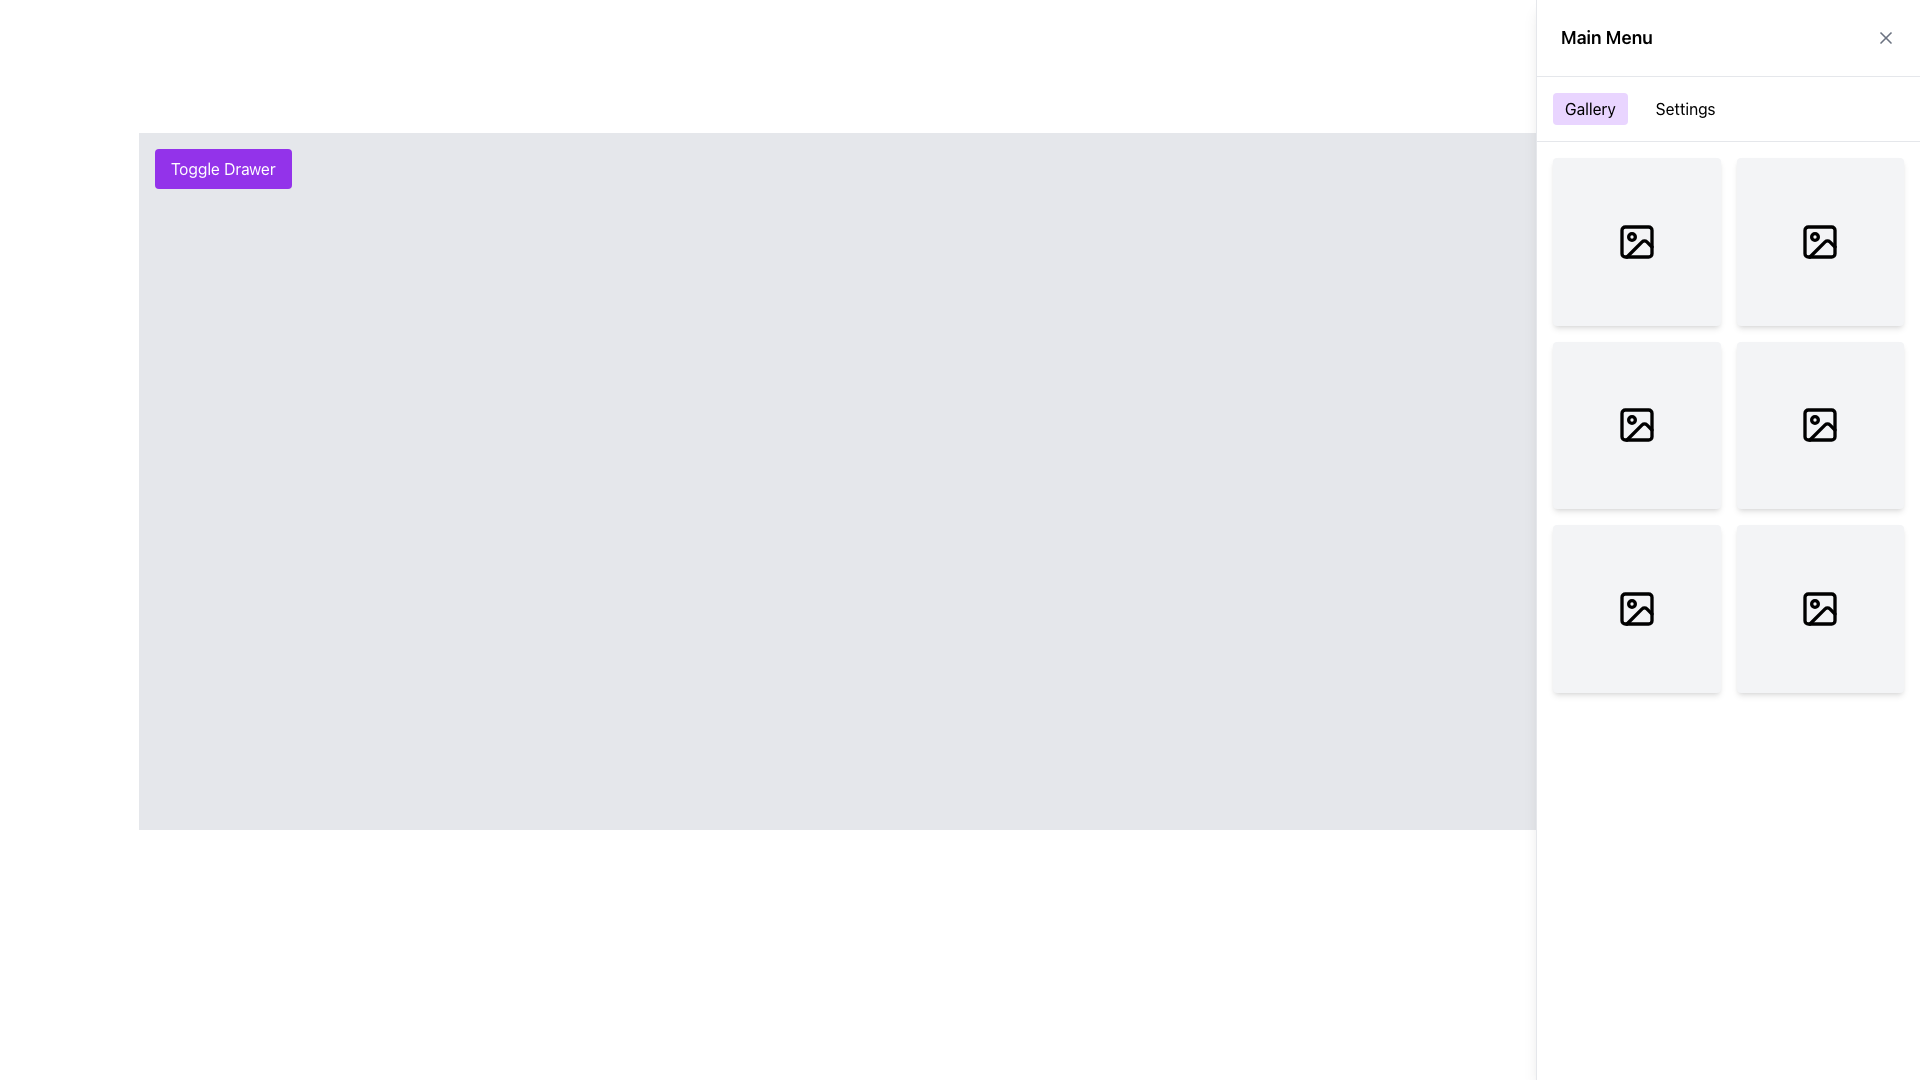 The height and width of the screenshot is (1080, 1920). I want to click on the text label located in the top-right corner of the interface, which serves as a title or label for the section, positioned left of an interactive button and an icon, so click(1606, 38).